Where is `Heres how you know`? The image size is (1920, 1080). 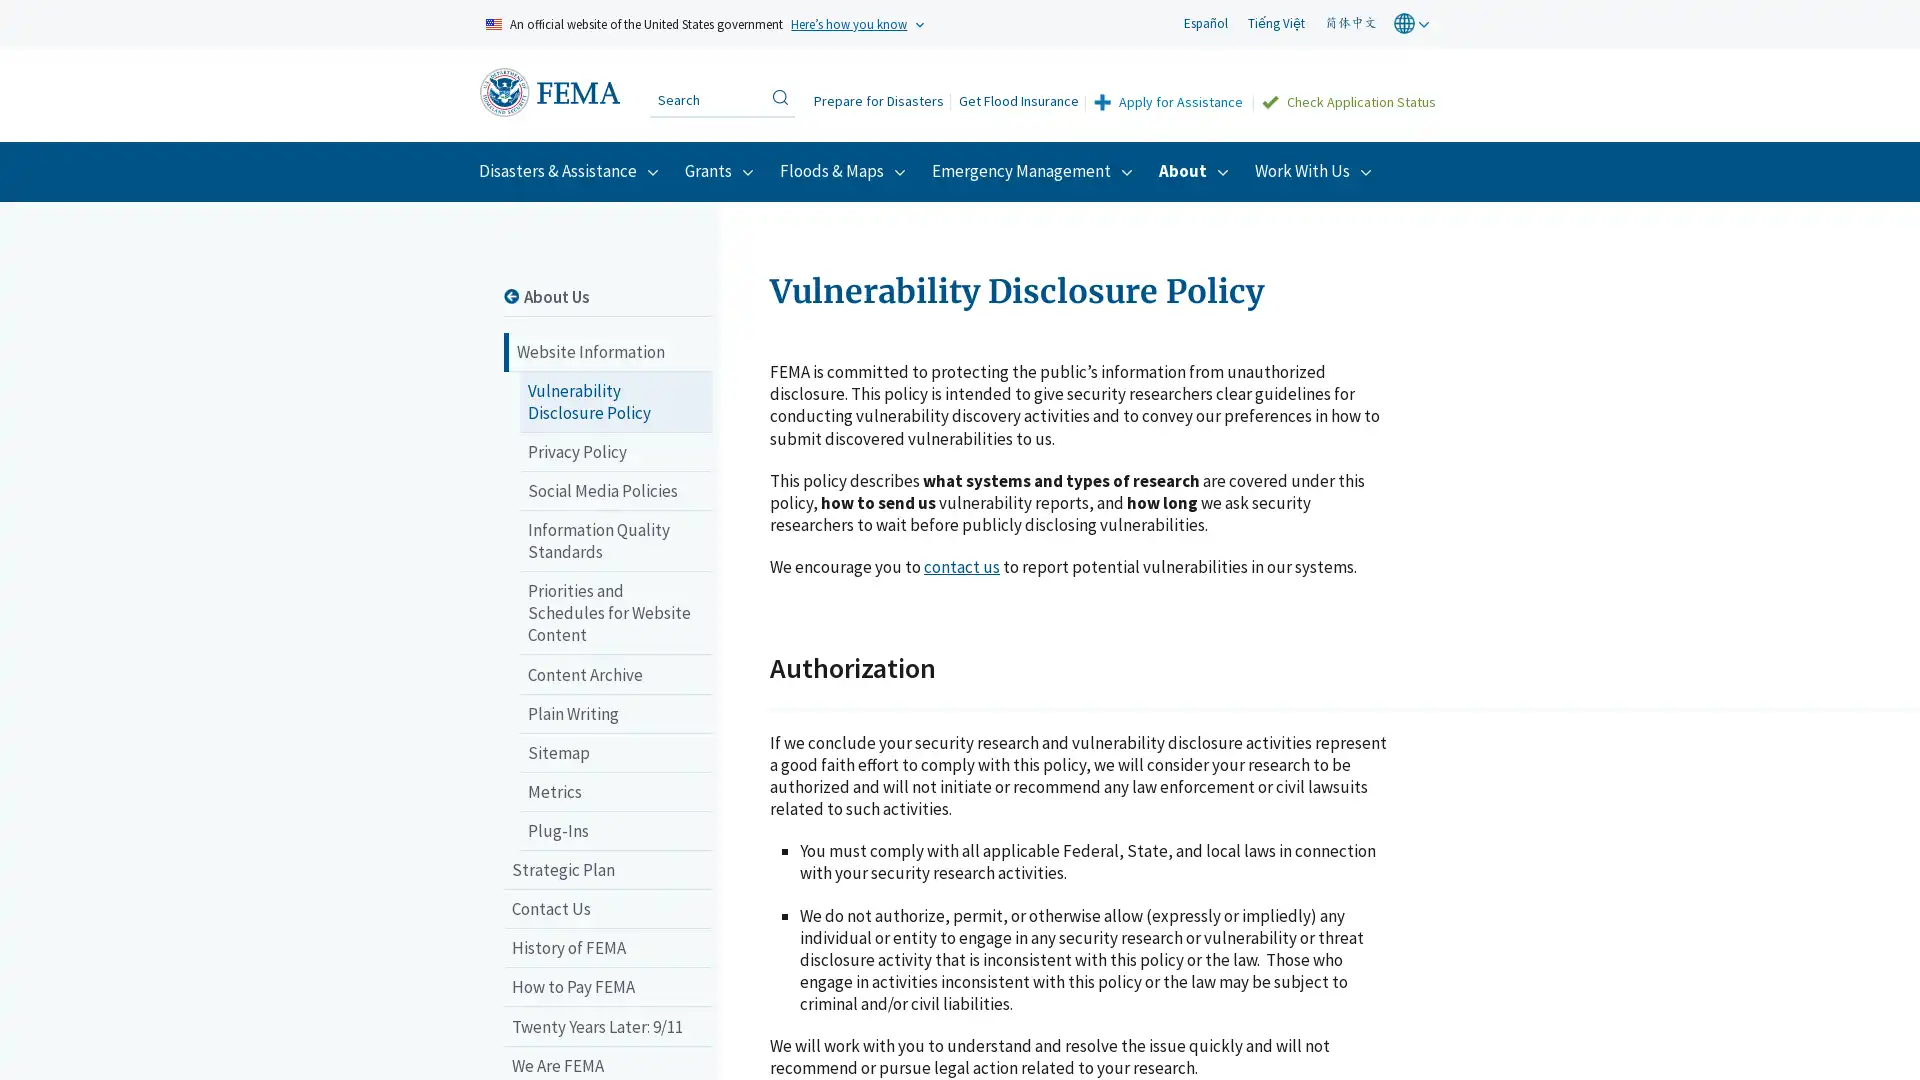 Heres how you know is located at coordinates (849, 23).